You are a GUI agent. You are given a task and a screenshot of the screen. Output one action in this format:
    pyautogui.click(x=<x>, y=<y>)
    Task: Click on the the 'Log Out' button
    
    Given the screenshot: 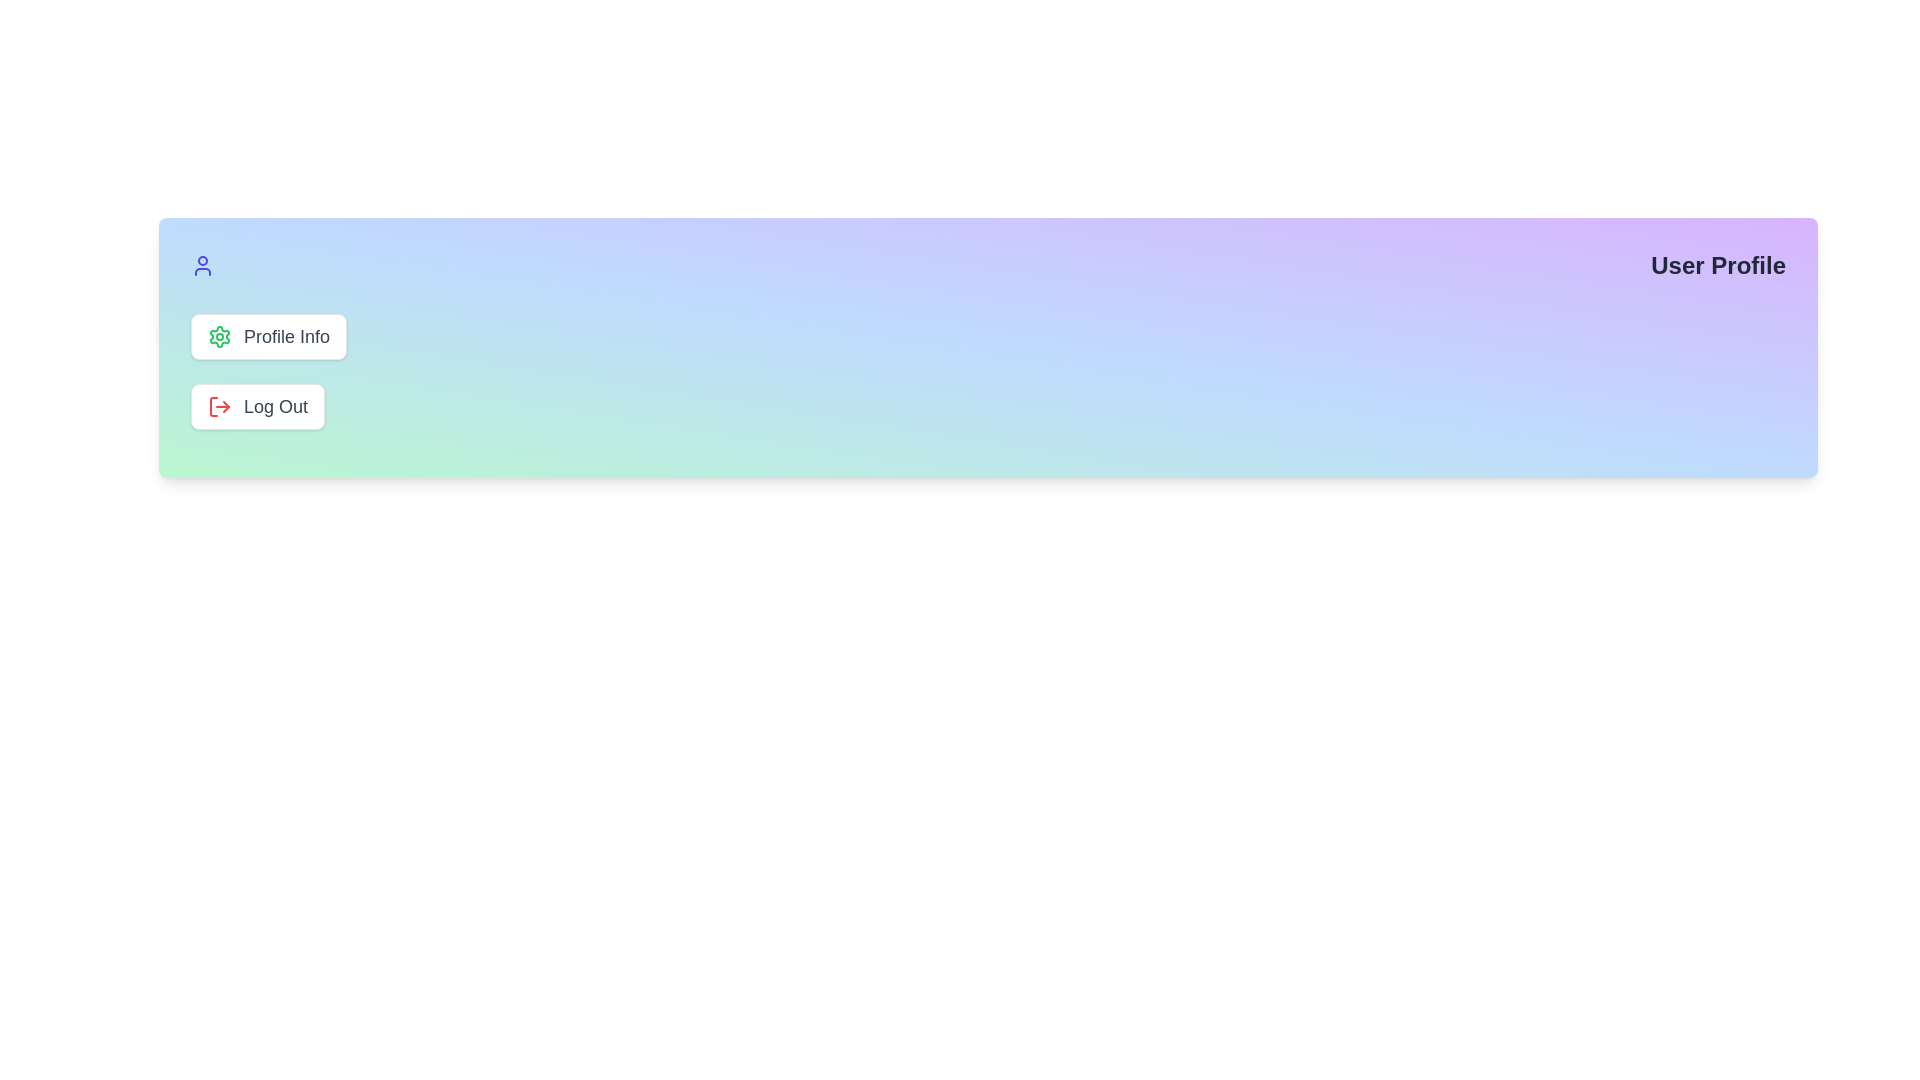 What is the action you would take?
    pyautogui.click(x=257, y=406)
    